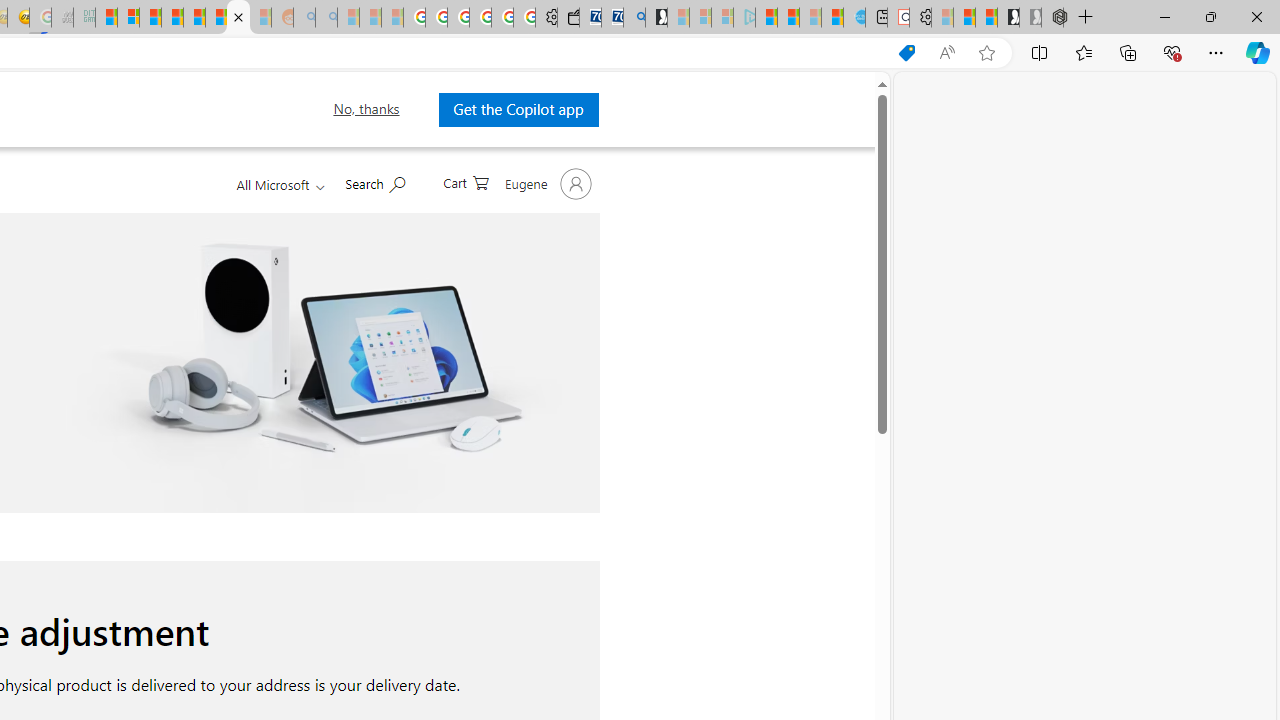 This screenshot has width=1280, height=720. What do you see at coordinates (375, 182) in the screenshot?
I see `'Search Microsoft.com'` at bounding box center [375, 182].